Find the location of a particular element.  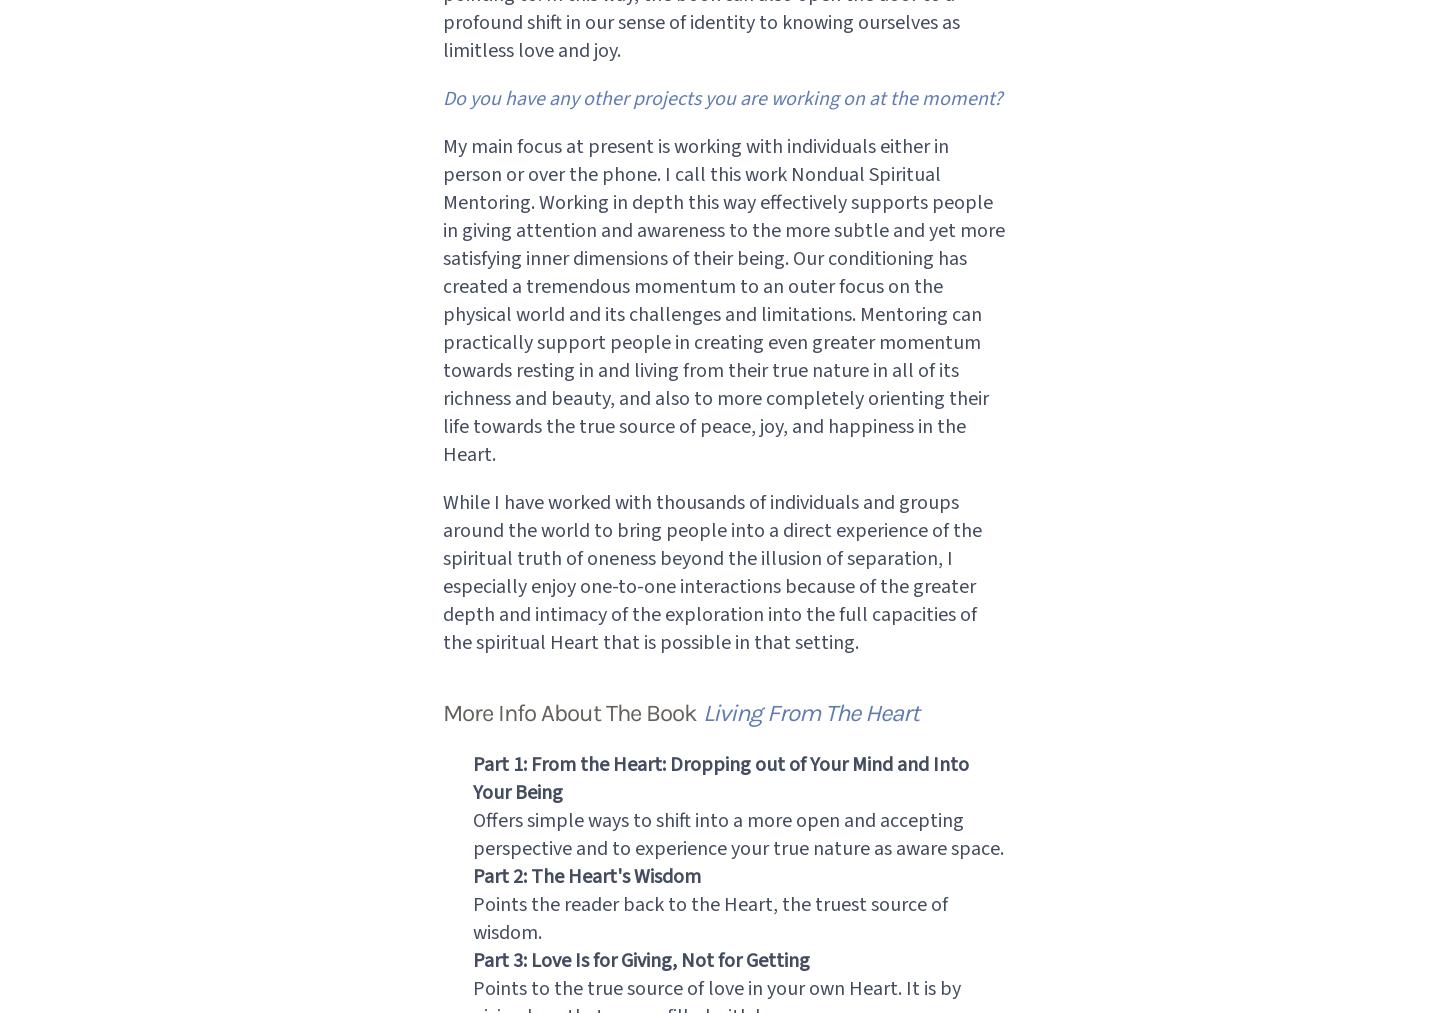

'The Heart's Wisdom' is located at coordinates (529, 875).